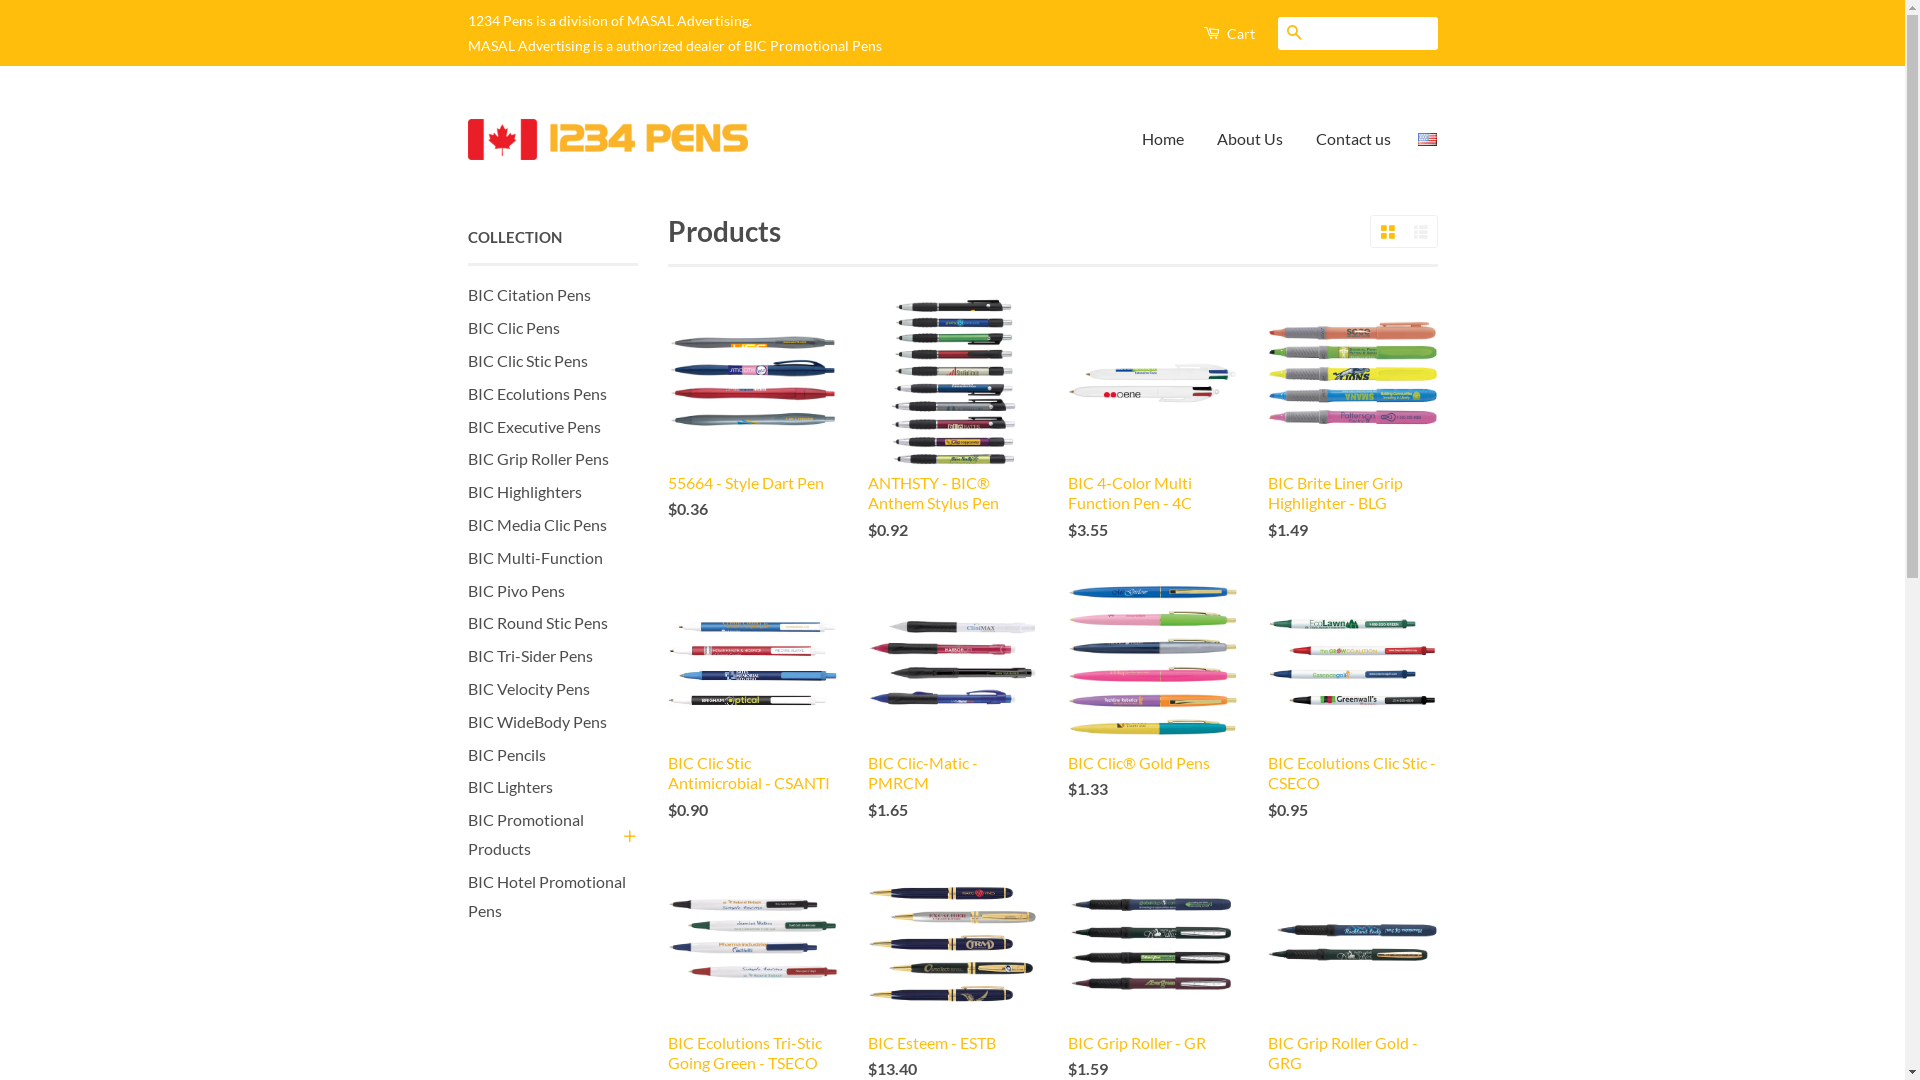  What do you see at coordinates (542, 834) in the screenshot?
I see `'BIC Promotional Products'` at bounding box center [542, 834].